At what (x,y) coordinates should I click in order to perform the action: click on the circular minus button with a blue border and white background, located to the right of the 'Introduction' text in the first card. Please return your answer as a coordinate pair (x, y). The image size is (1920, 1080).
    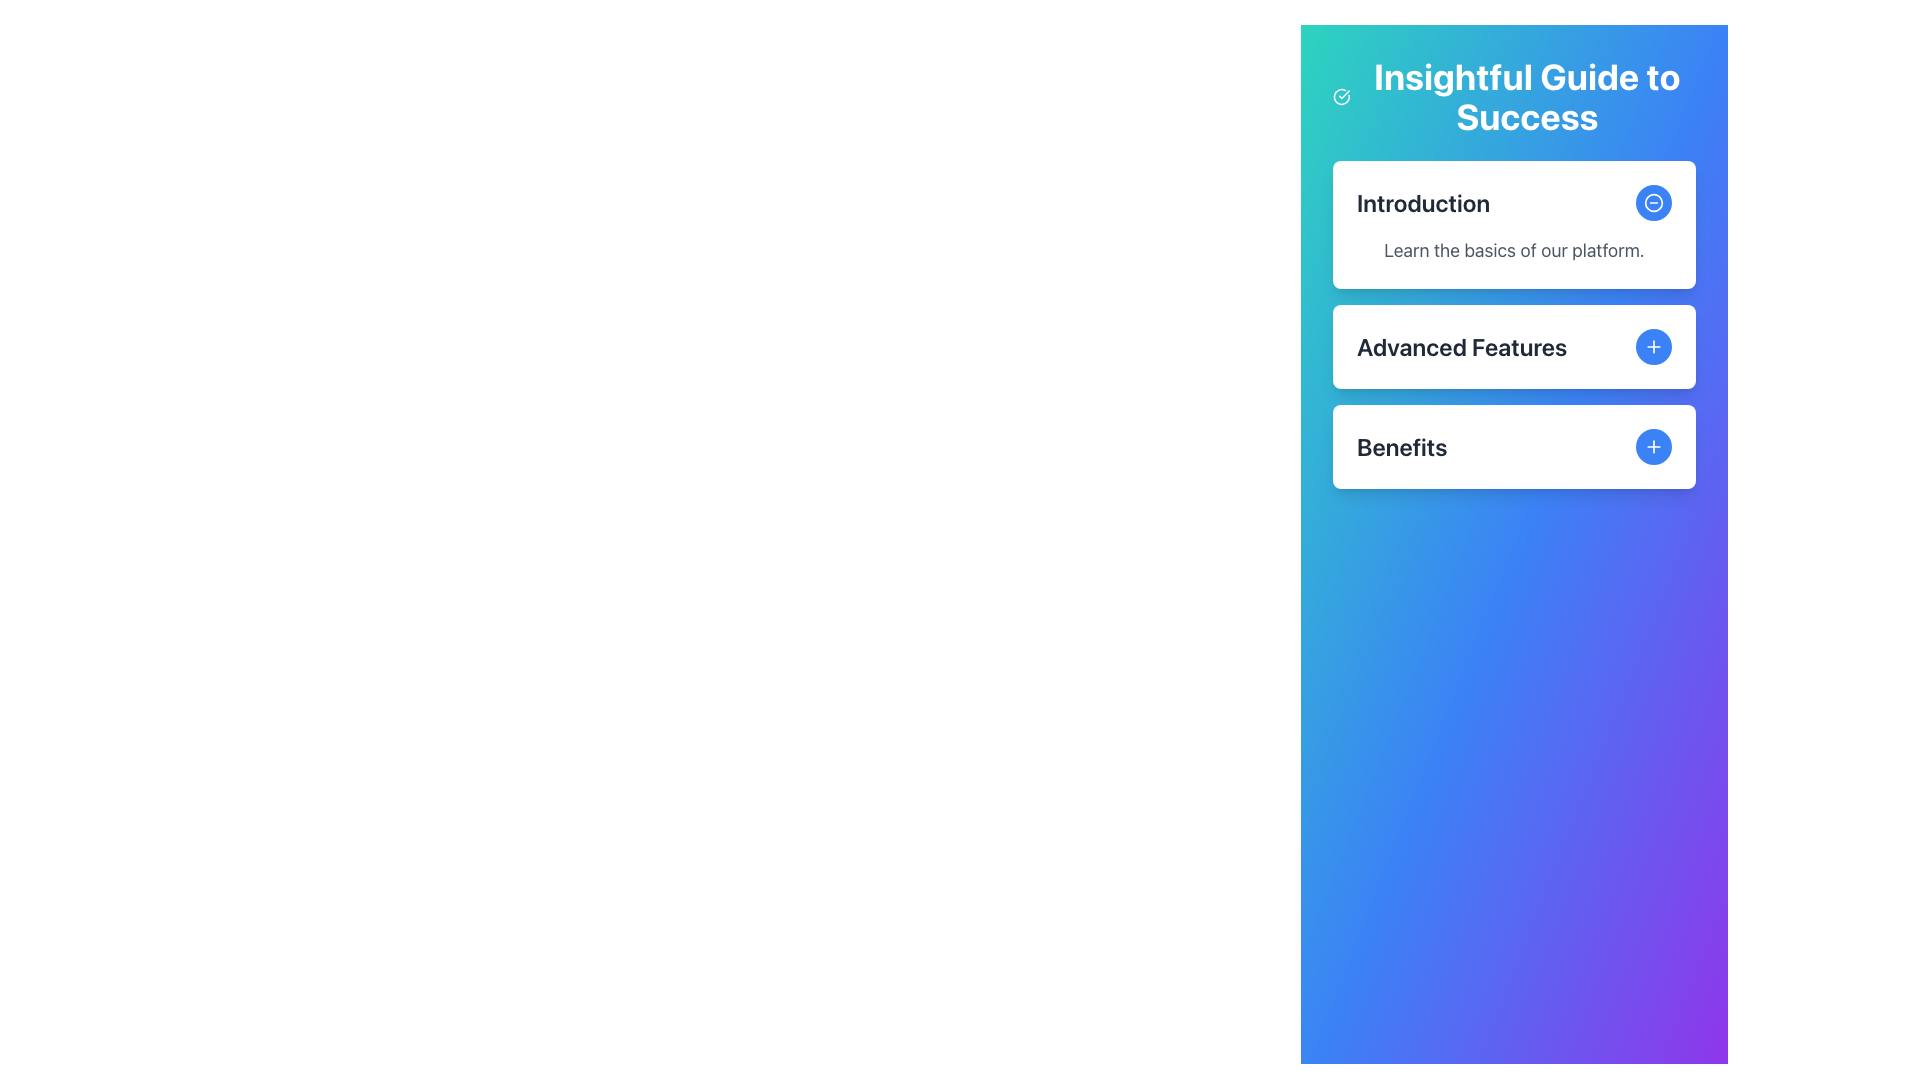
    Looking at the image, I should click on (1654, 203).